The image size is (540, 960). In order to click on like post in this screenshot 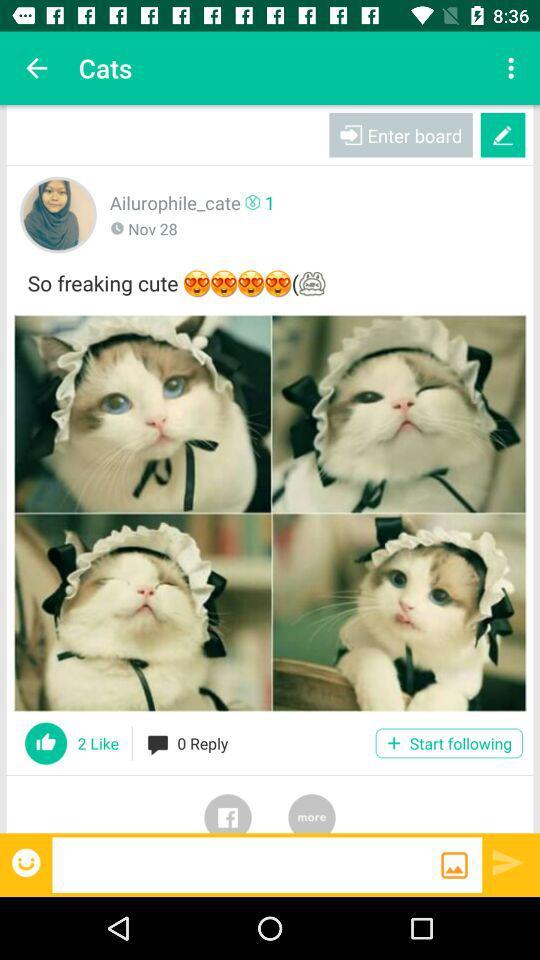, I will do `click(46, 742)`.